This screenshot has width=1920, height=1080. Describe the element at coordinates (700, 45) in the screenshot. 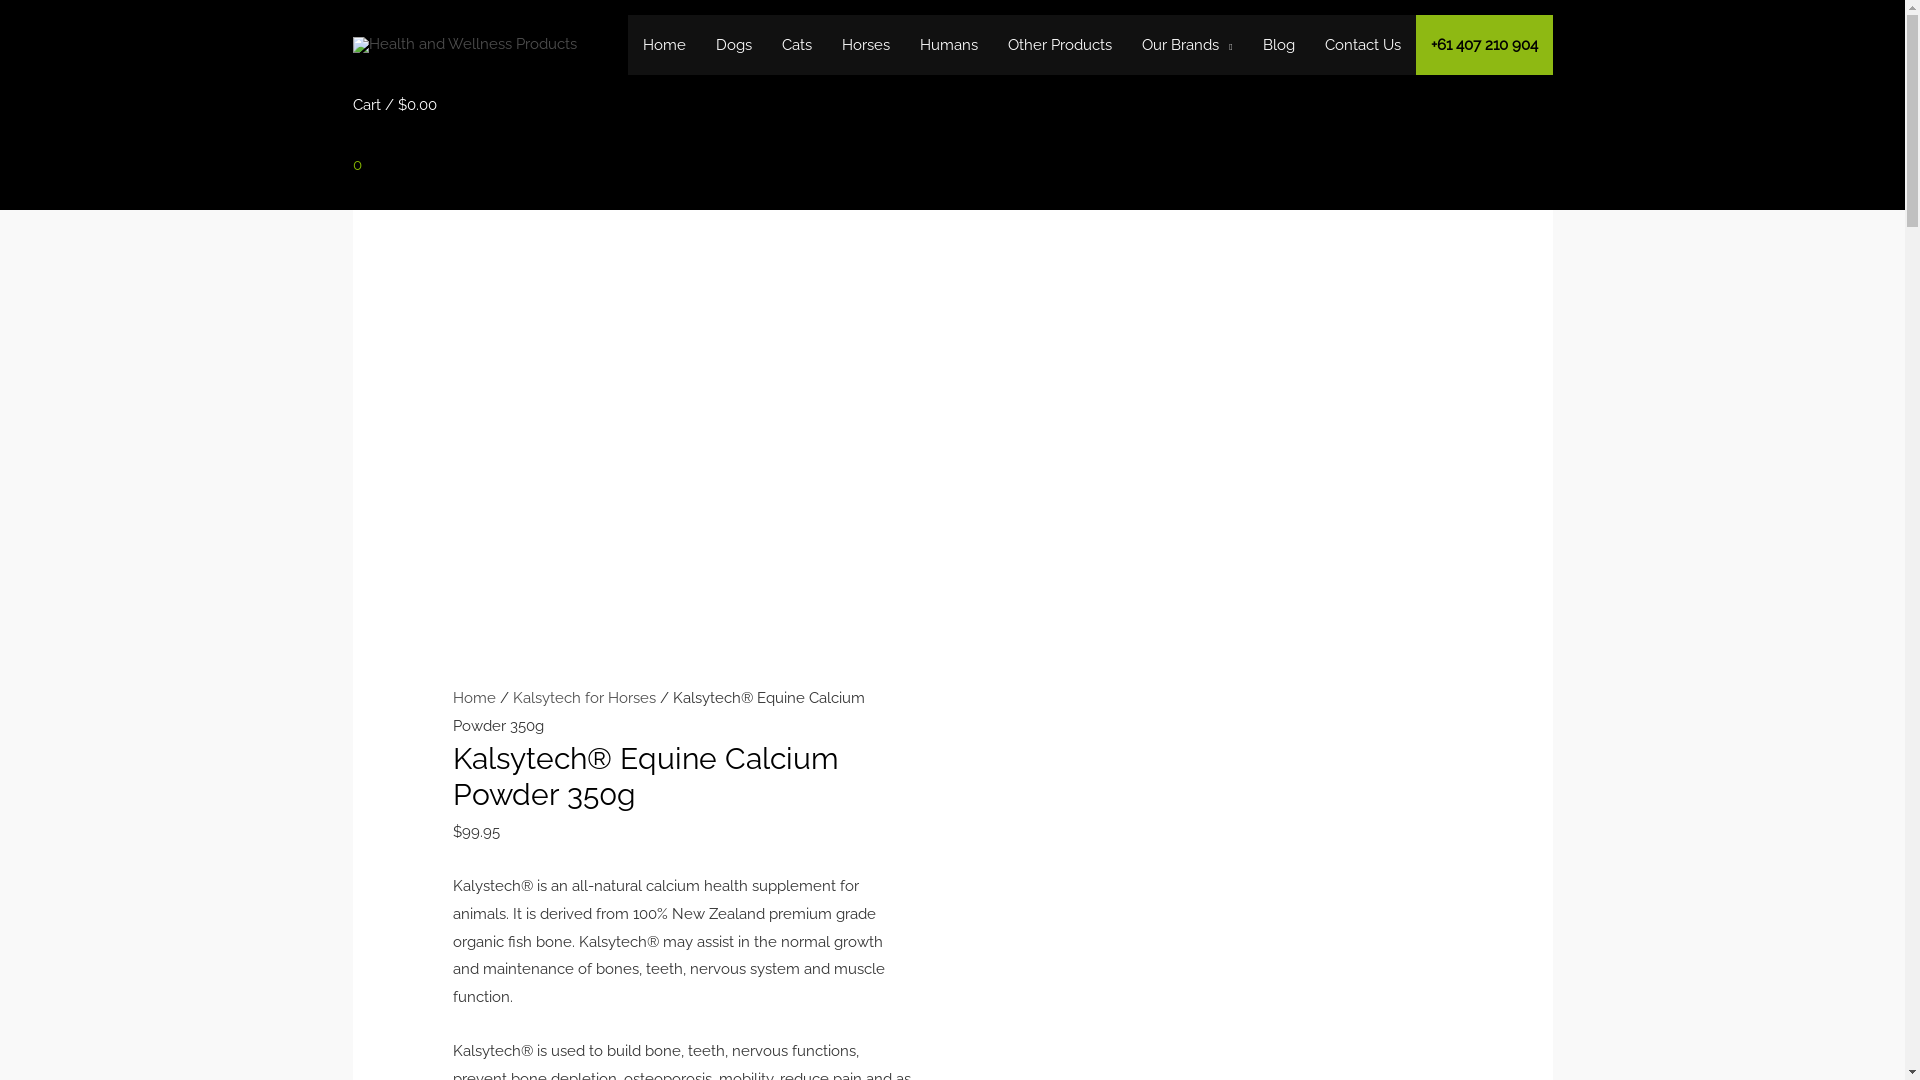

I see `'Dogs'` at that location.